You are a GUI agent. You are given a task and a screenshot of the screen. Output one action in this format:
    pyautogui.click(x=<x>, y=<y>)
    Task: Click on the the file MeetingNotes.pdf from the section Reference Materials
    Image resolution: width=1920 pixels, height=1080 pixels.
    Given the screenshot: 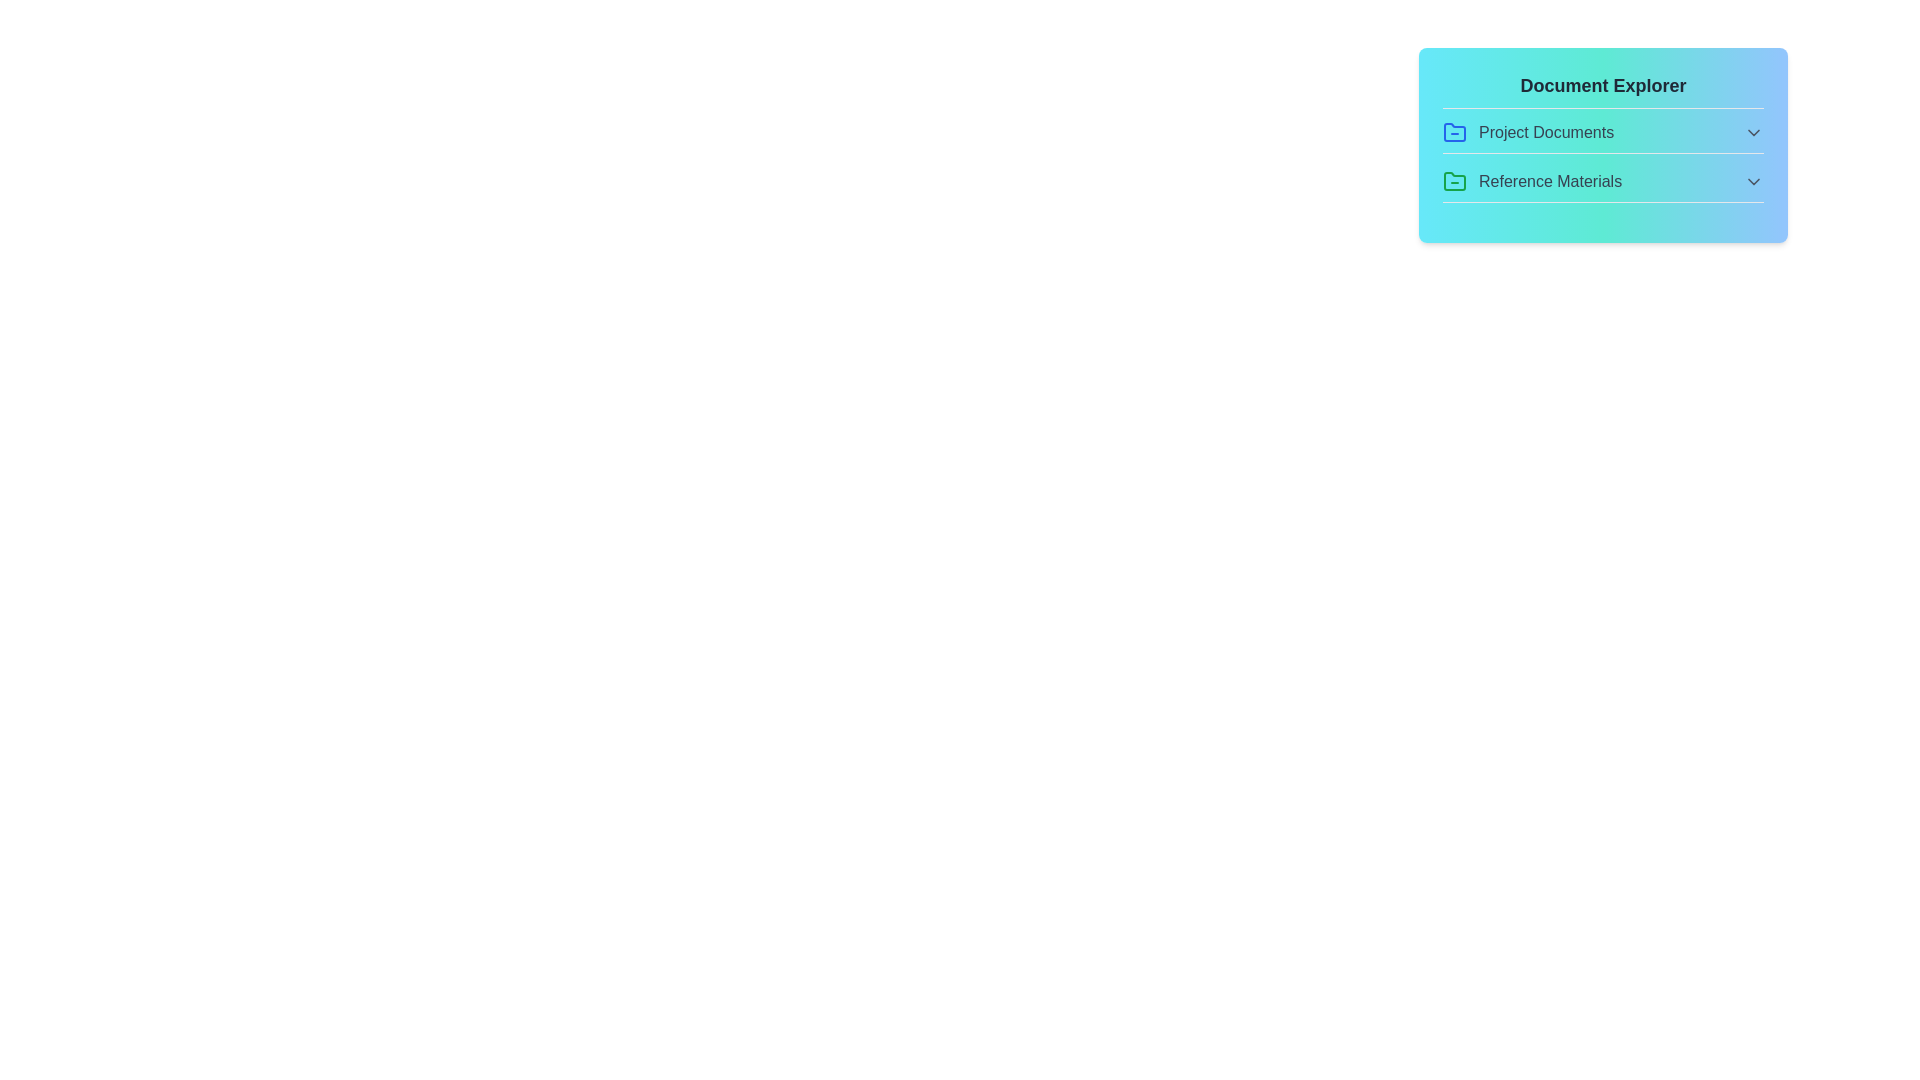 What is the action you would take?
    pyautogui.click(x=1603, y=186)
    